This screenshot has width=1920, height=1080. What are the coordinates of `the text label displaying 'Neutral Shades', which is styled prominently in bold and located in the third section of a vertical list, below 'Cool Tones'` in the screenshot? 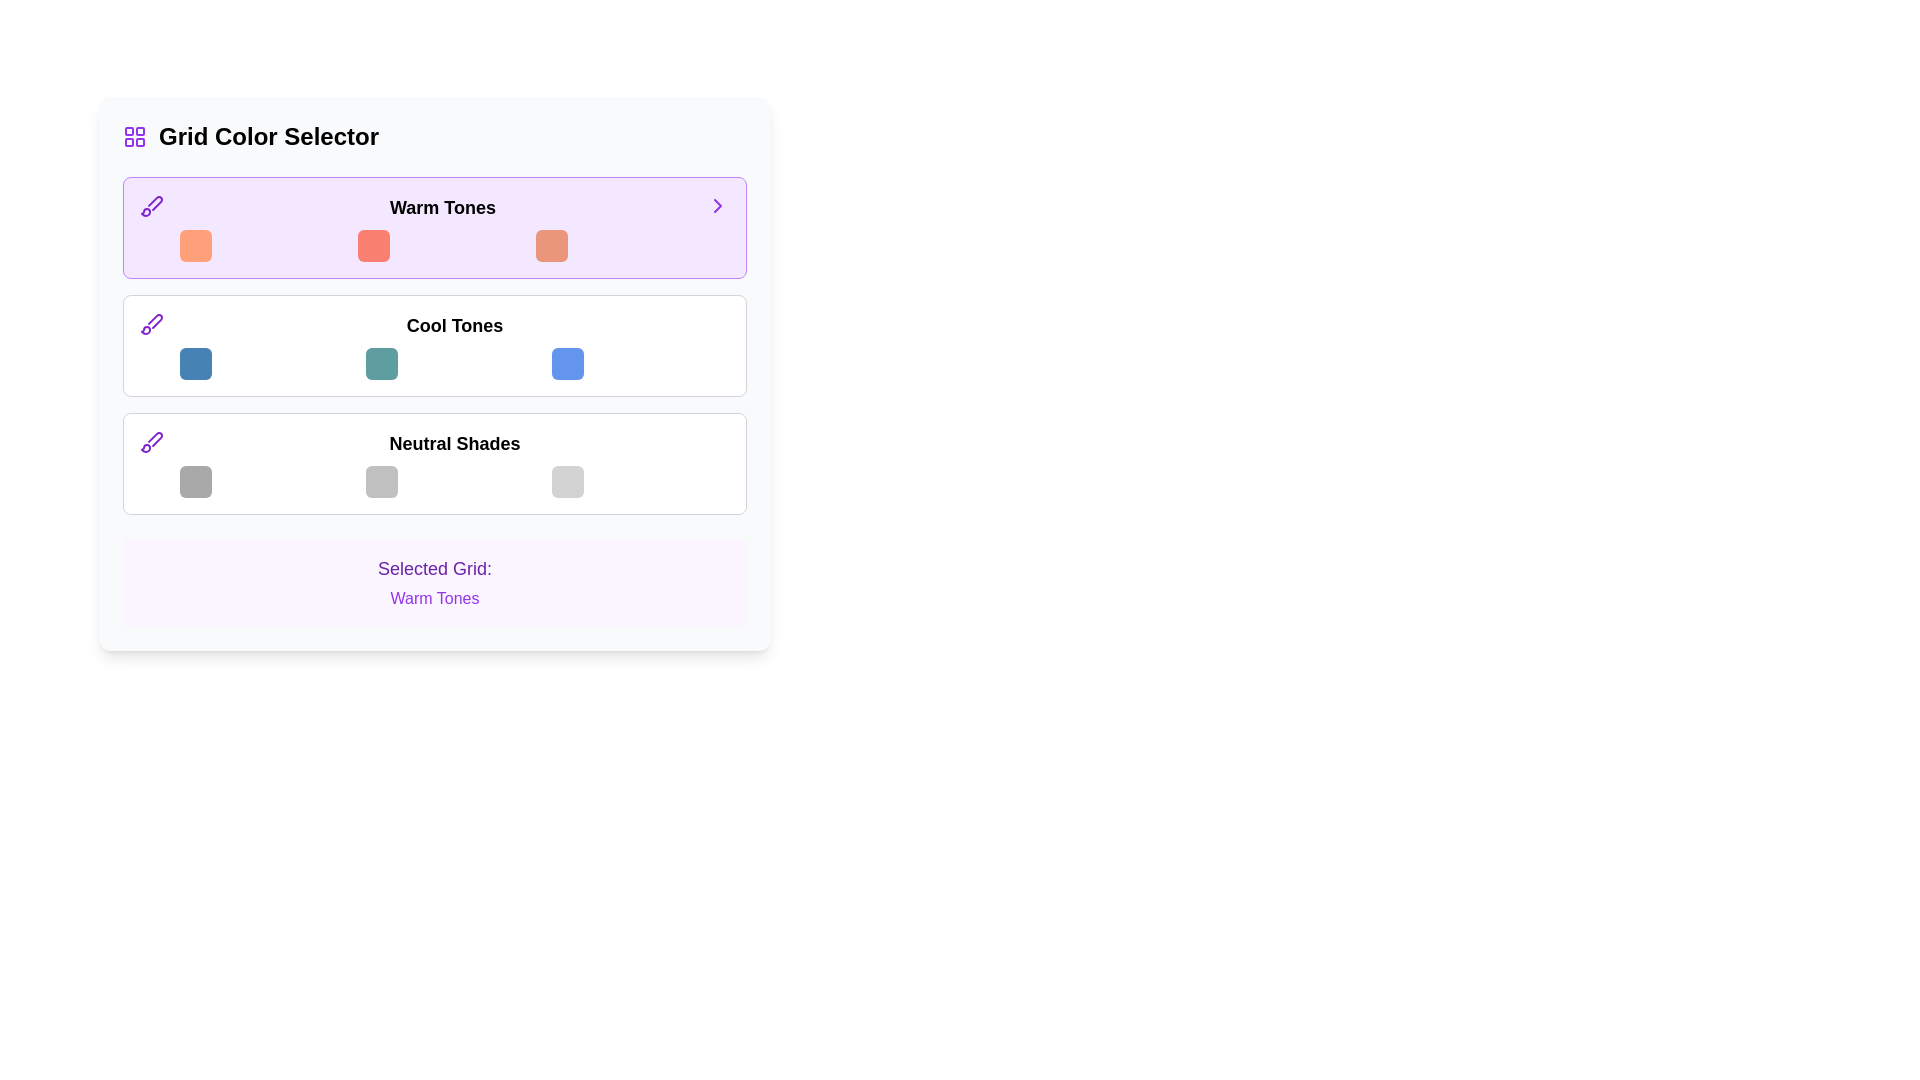 It's located at (454, 442).